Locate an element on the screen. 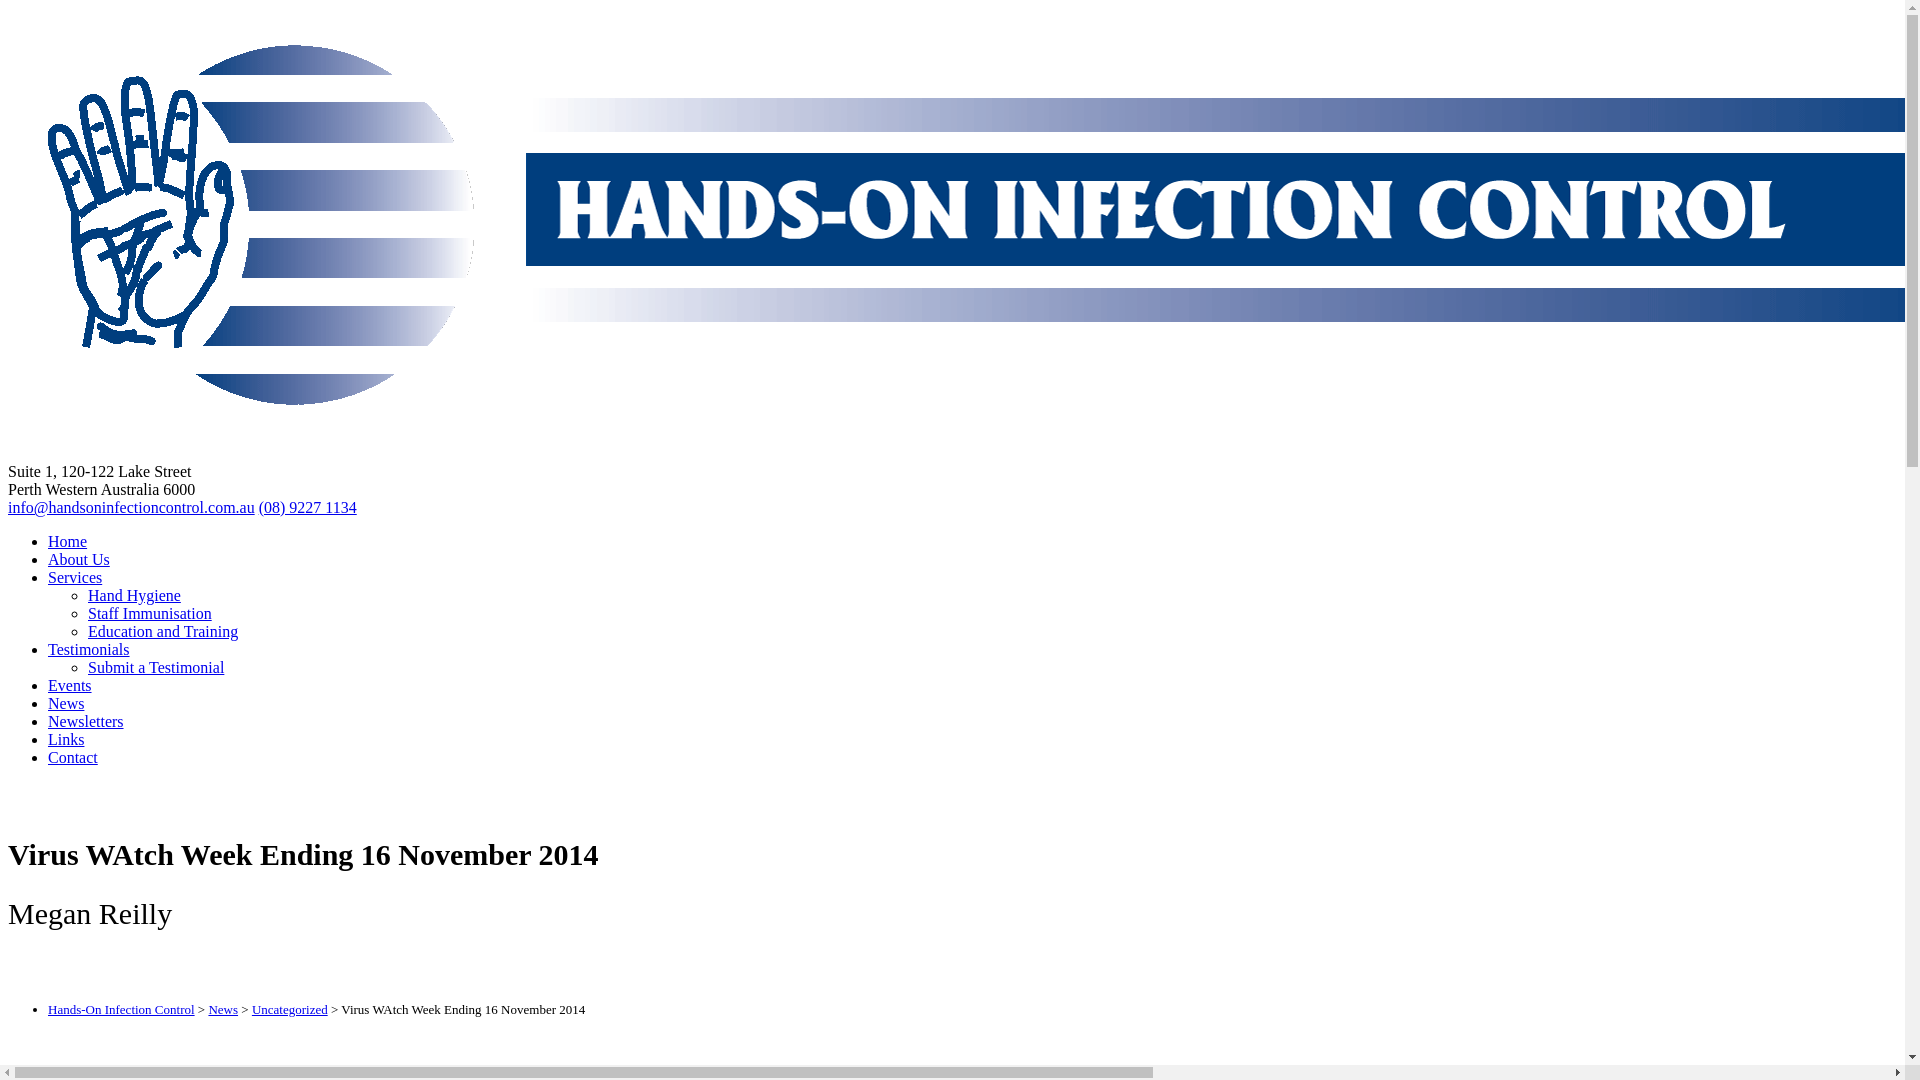  'News' is located at coordinates (66, 702).